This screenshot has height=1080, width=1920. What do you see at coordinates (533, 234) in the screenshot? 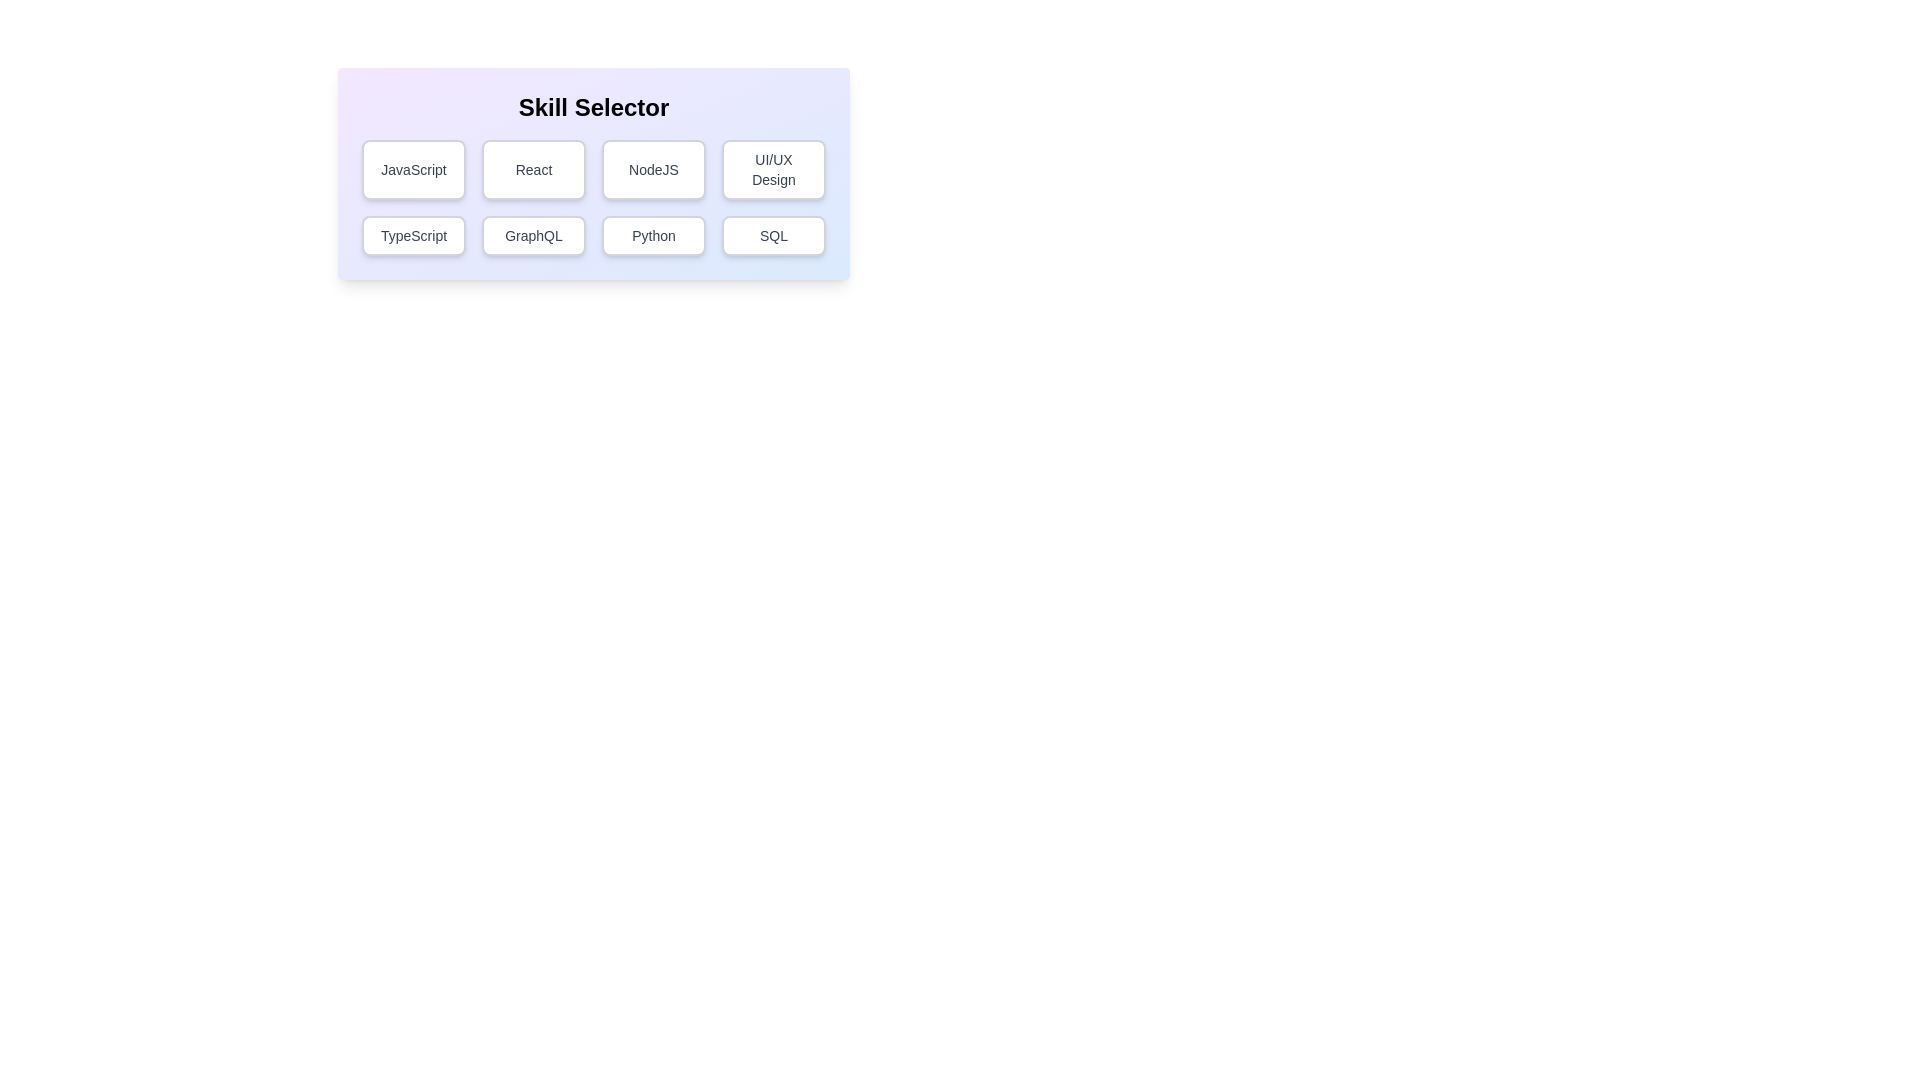
I see `the button corresponding to the skill GraphQL to toggle its selection` at bounding box center [533, 234].